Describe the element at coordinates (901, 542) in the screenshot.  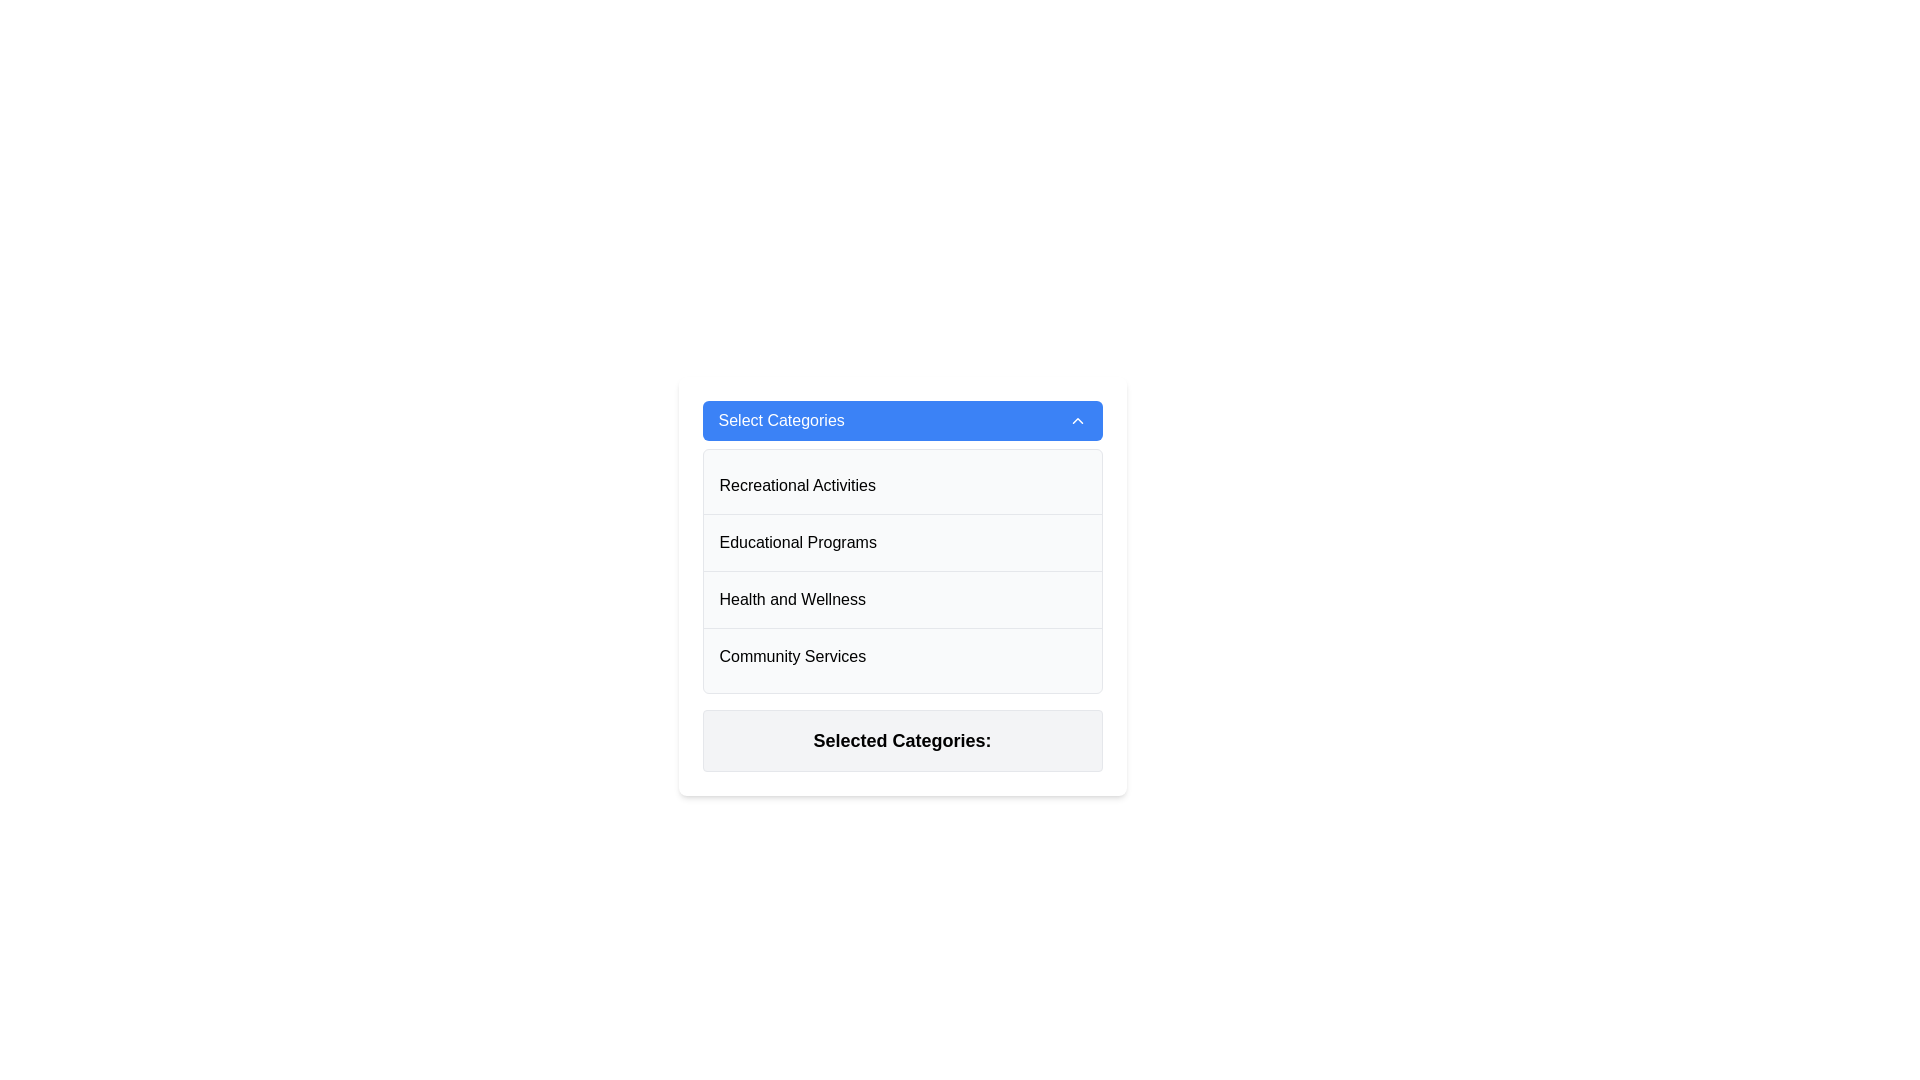
I see `the List item that reads 'Educational Programs' to change its background color to light blue` at that location.